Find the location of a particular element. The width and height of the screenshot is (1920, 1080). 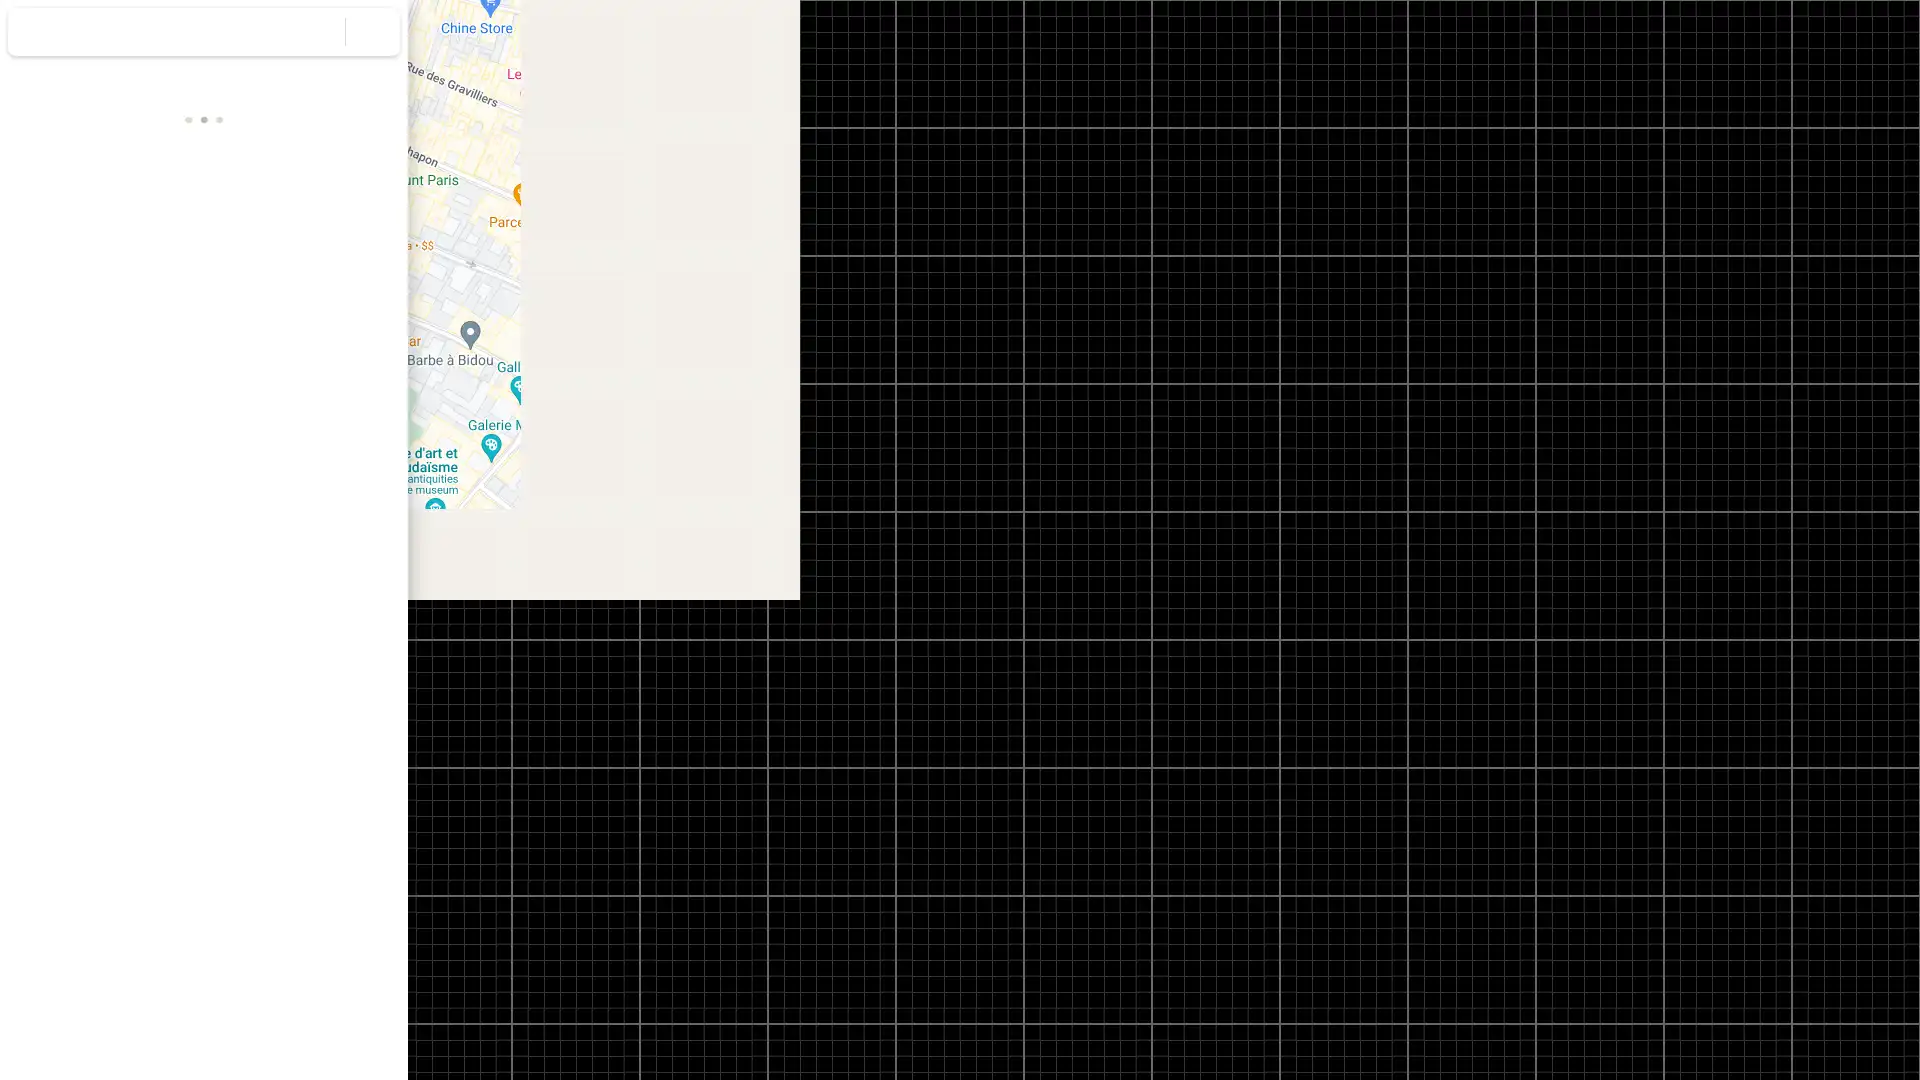

Clear search is located at coordinates (373, 31).